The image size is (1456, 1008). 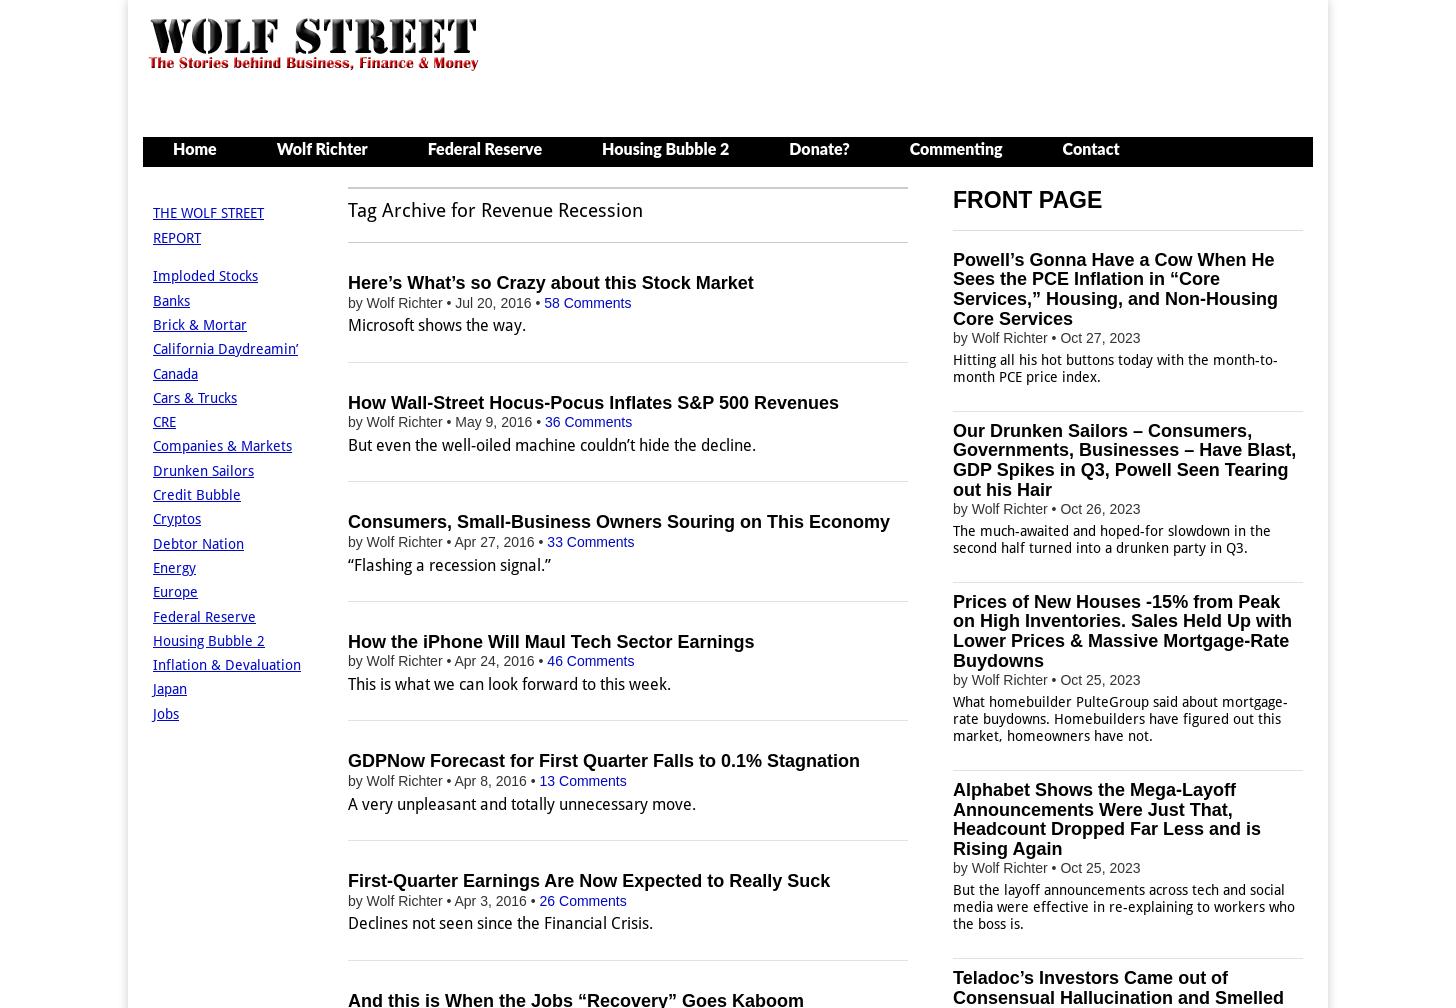 What do you see at coordinates (170, 688) in the screenshot?
I see `'Japan'` at bounding box center [170, 688].